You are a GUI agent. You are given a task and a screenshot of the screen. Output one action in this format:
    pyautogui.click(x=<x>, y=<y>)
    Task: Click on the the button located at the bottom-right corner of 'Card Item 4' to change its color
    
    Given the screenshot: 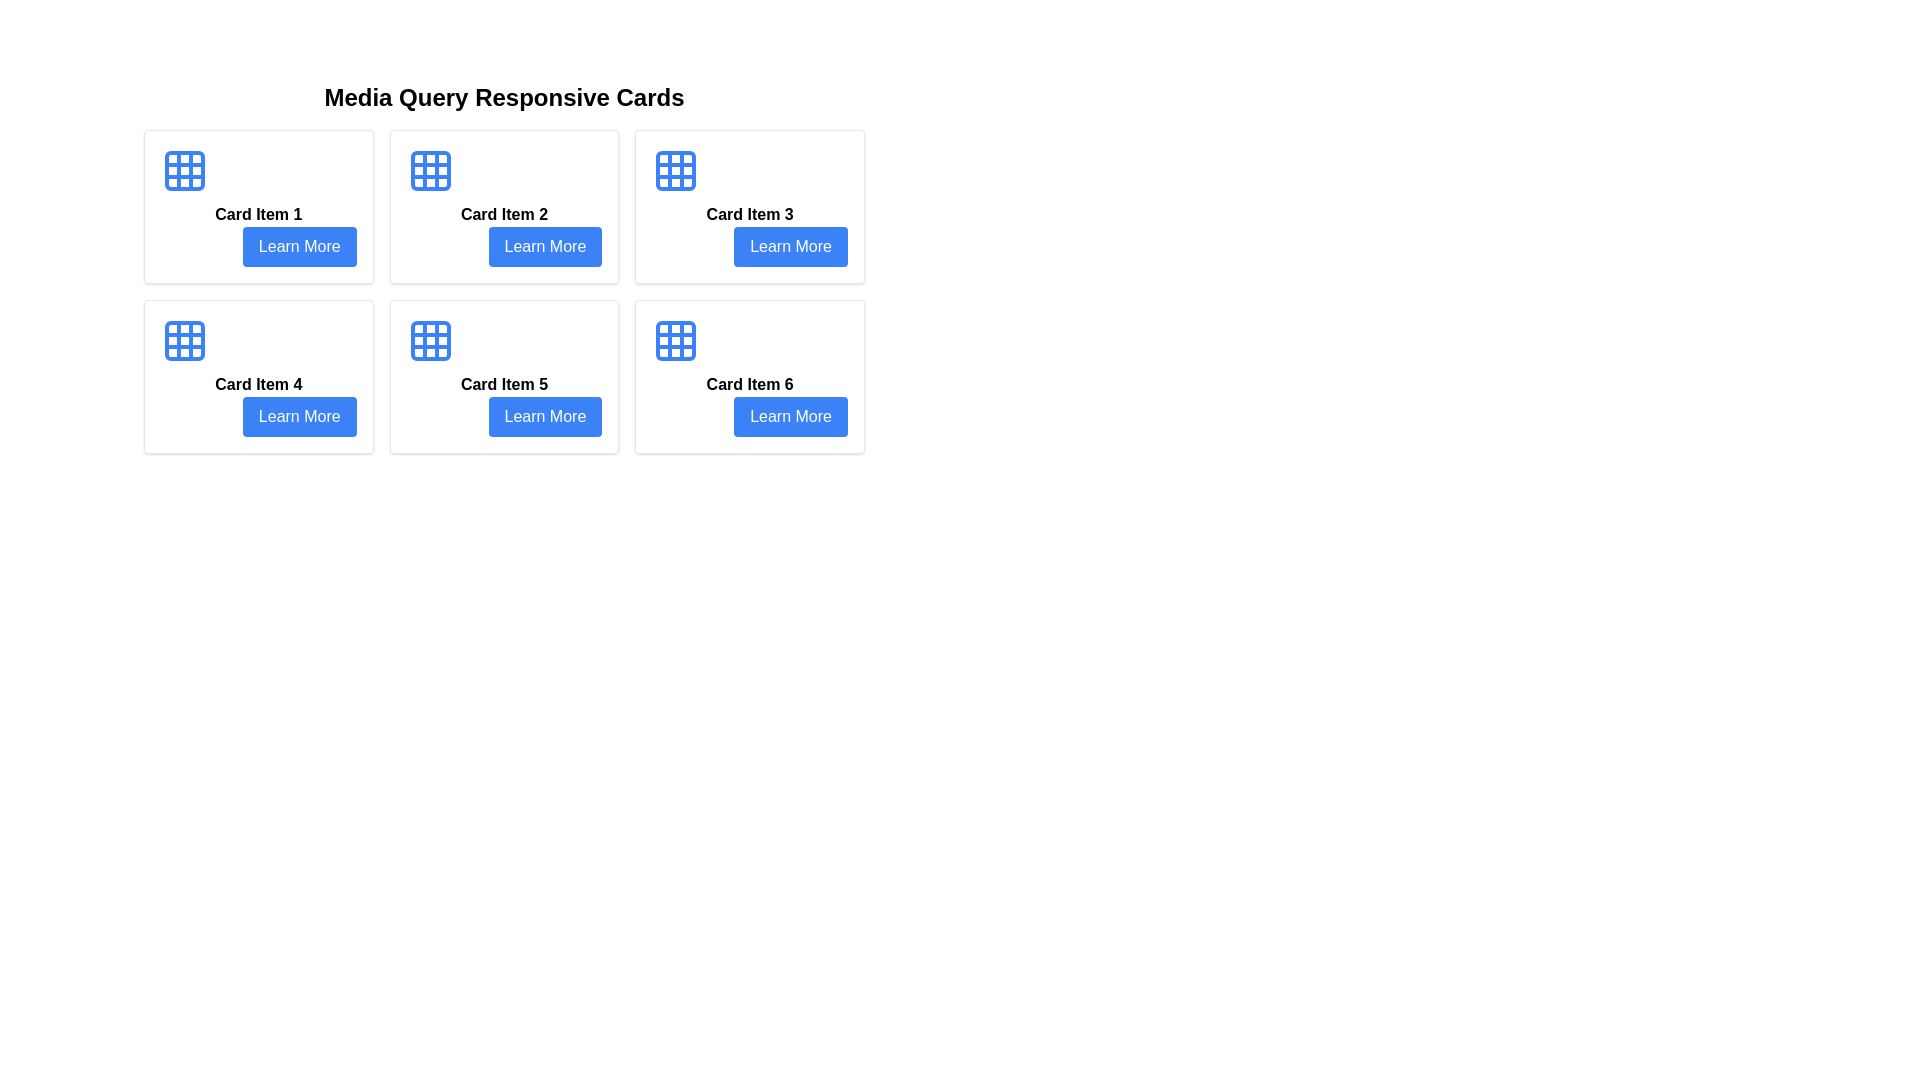 What is the action you would take?
    pyautogui.click(x=298, y=415)
    